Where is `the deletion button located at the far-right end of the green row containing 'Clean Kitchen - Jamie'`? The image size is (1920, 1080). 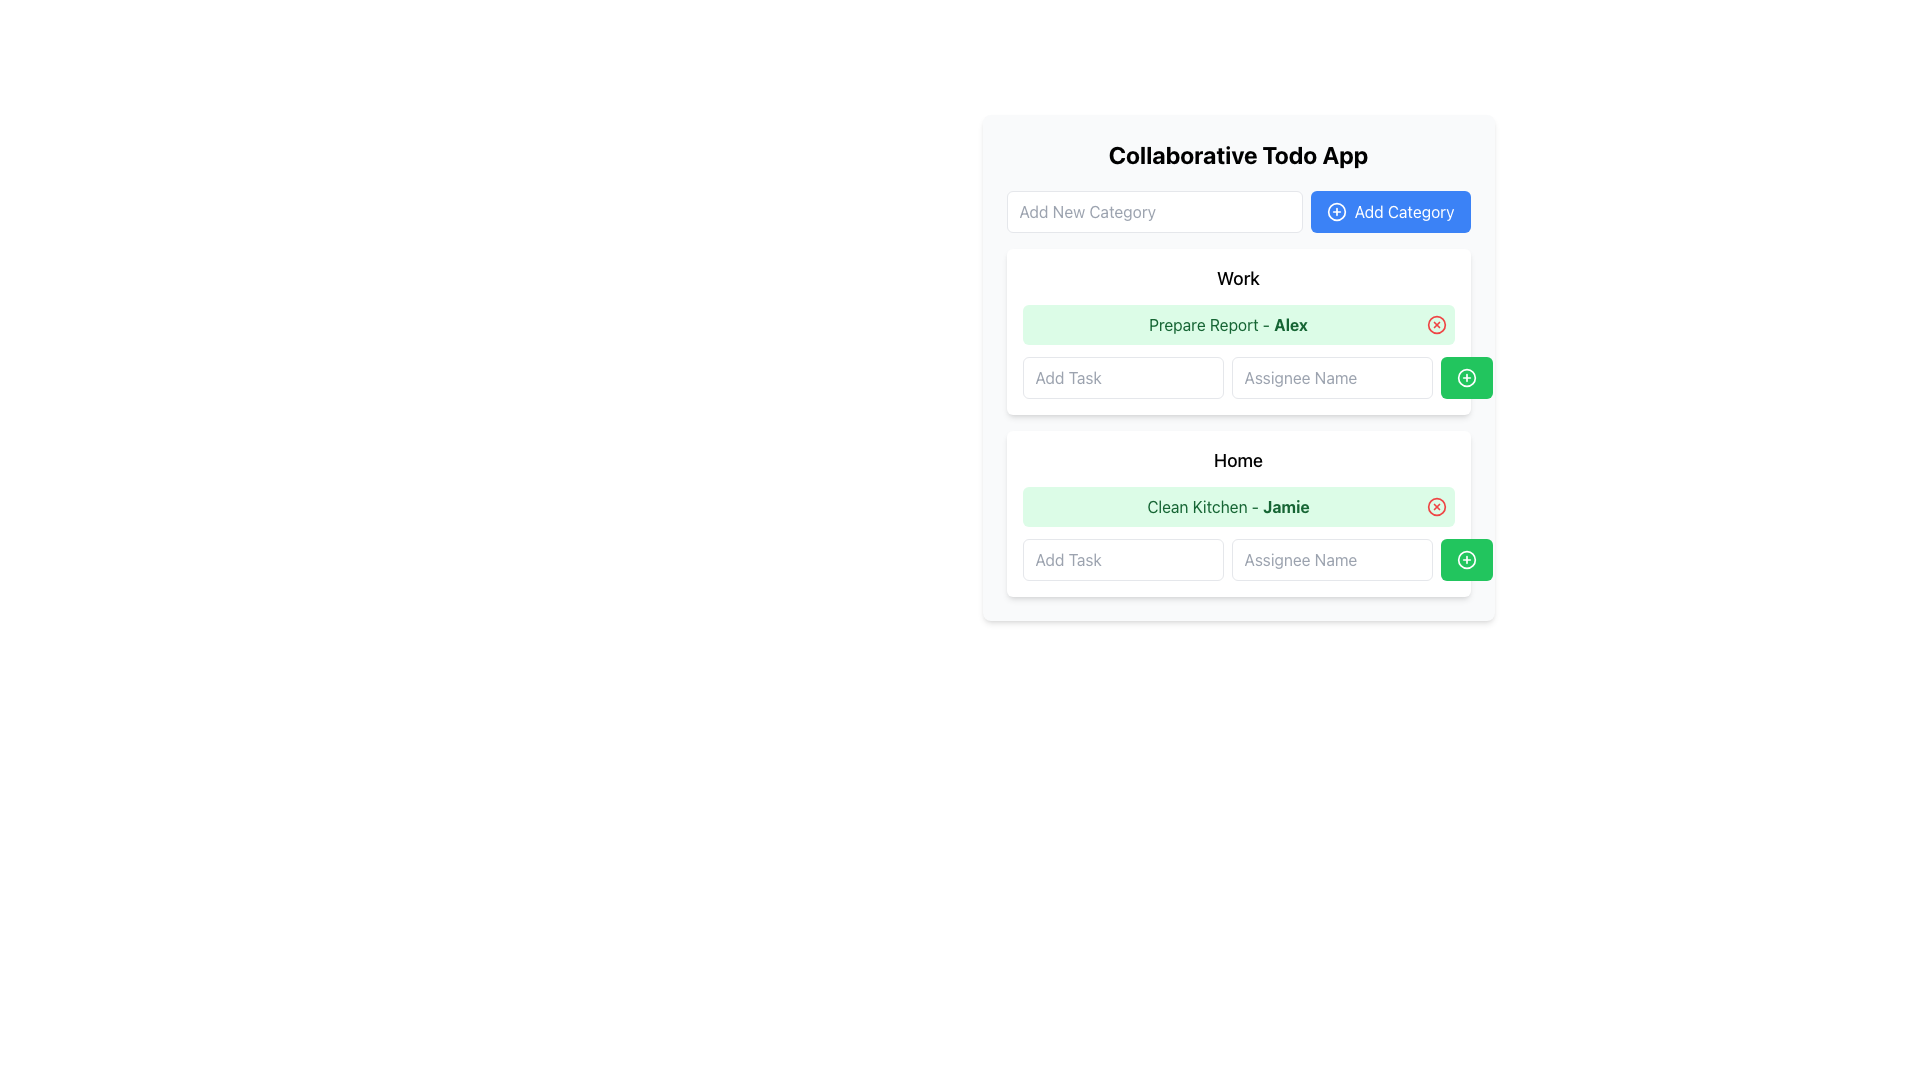
the deletion button located at the far-right end of the green row containing 'Clean Kitchen - Jamie' is located at coordinates (1435, 505).